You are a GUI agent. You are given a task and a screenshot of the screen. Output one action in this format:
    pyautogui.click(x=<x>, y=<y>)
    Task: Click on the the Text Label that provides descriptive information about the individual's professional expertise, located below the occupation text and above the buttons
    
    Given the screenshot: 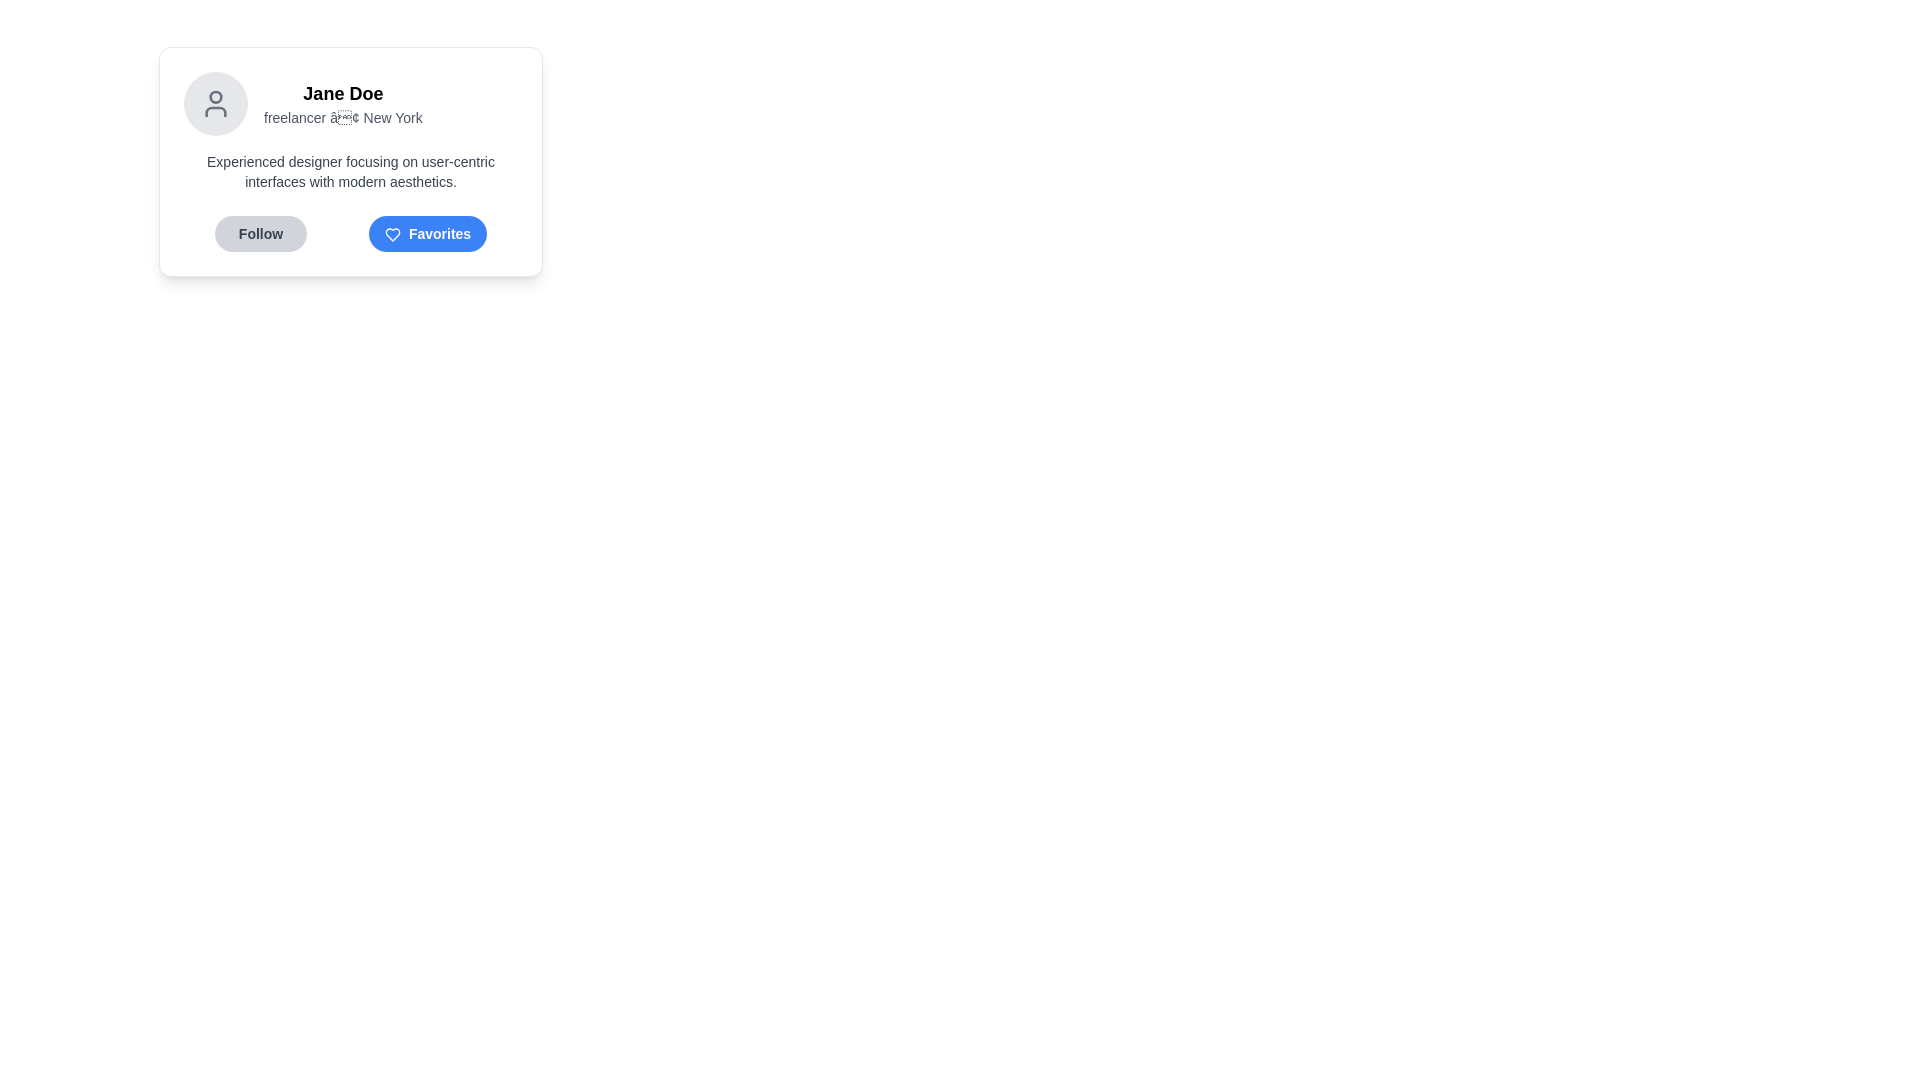 What is the action you would take?
    pyautogui.click(x=350, y=171)
    